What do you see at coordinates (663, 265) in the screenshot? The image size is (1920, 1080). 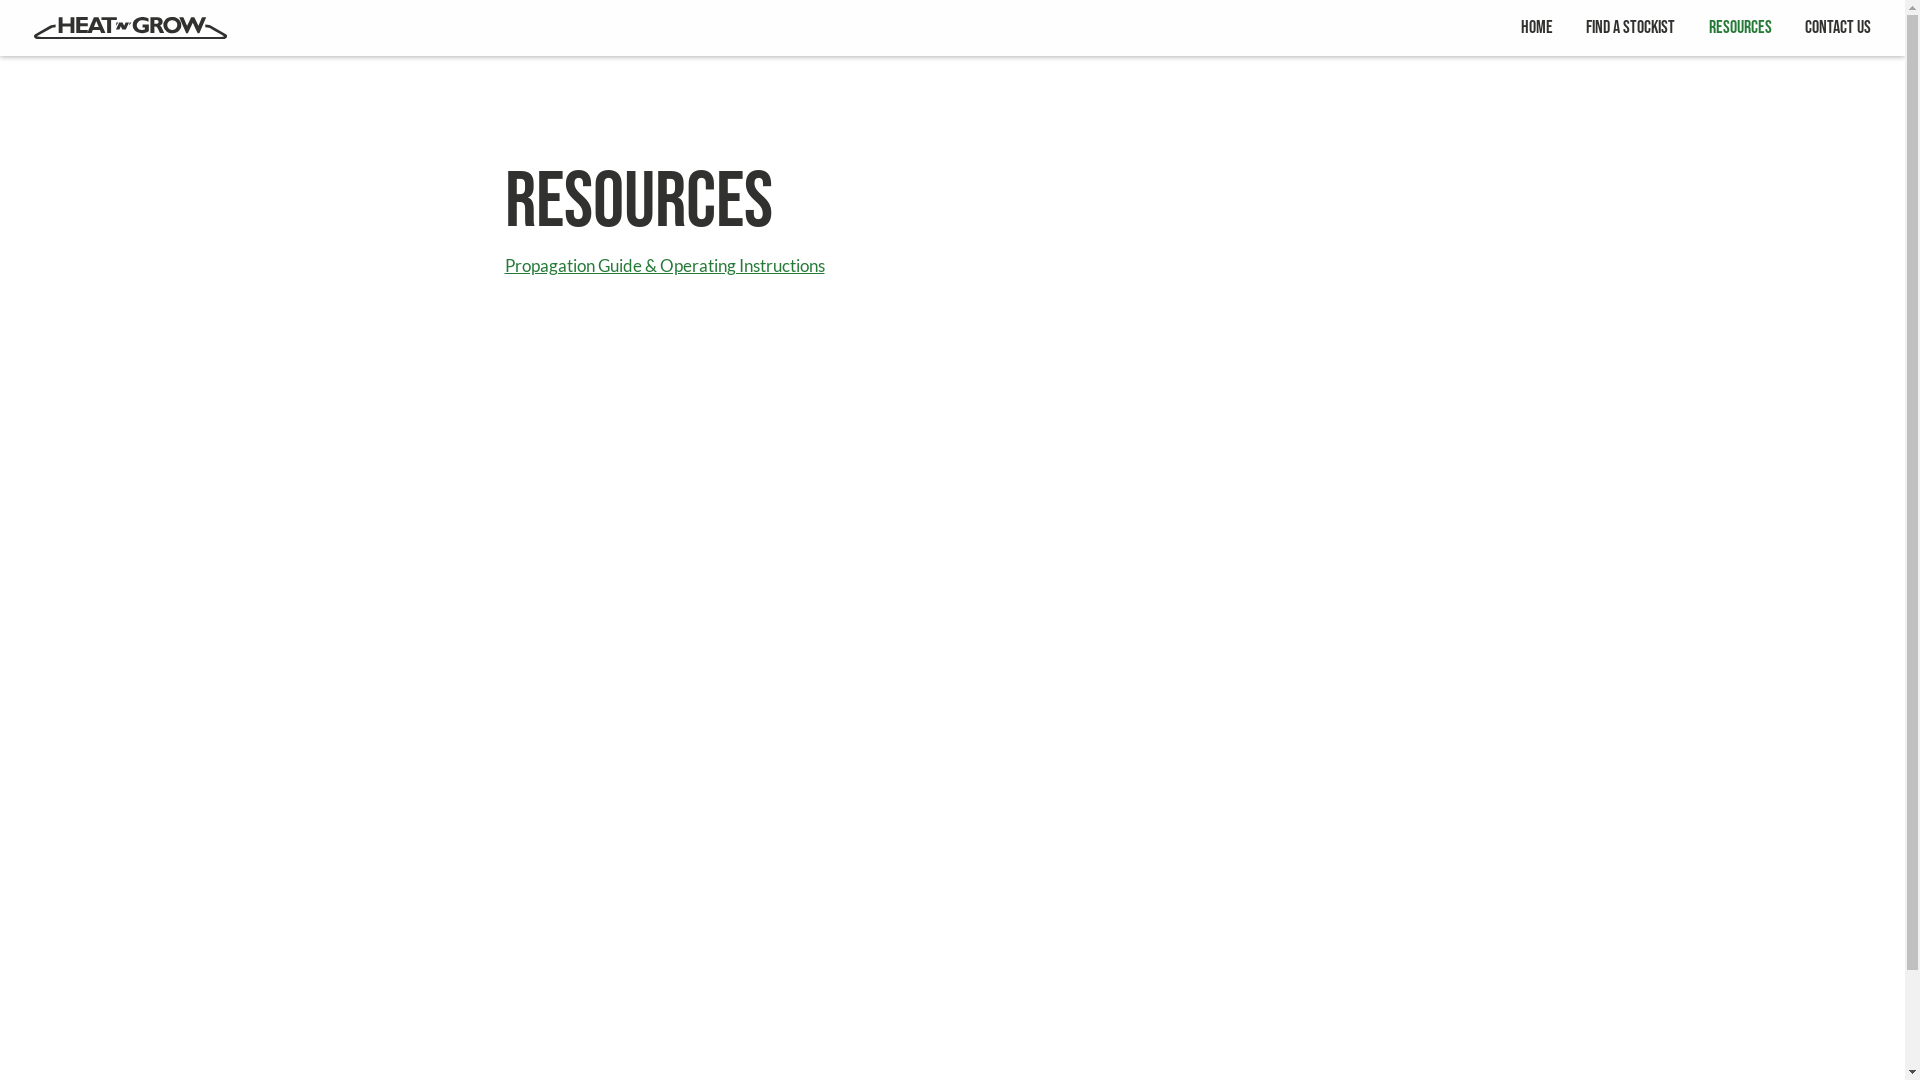 I see `'Propagation Guide & Operating Instructions'` at bounding box center [663, 265].